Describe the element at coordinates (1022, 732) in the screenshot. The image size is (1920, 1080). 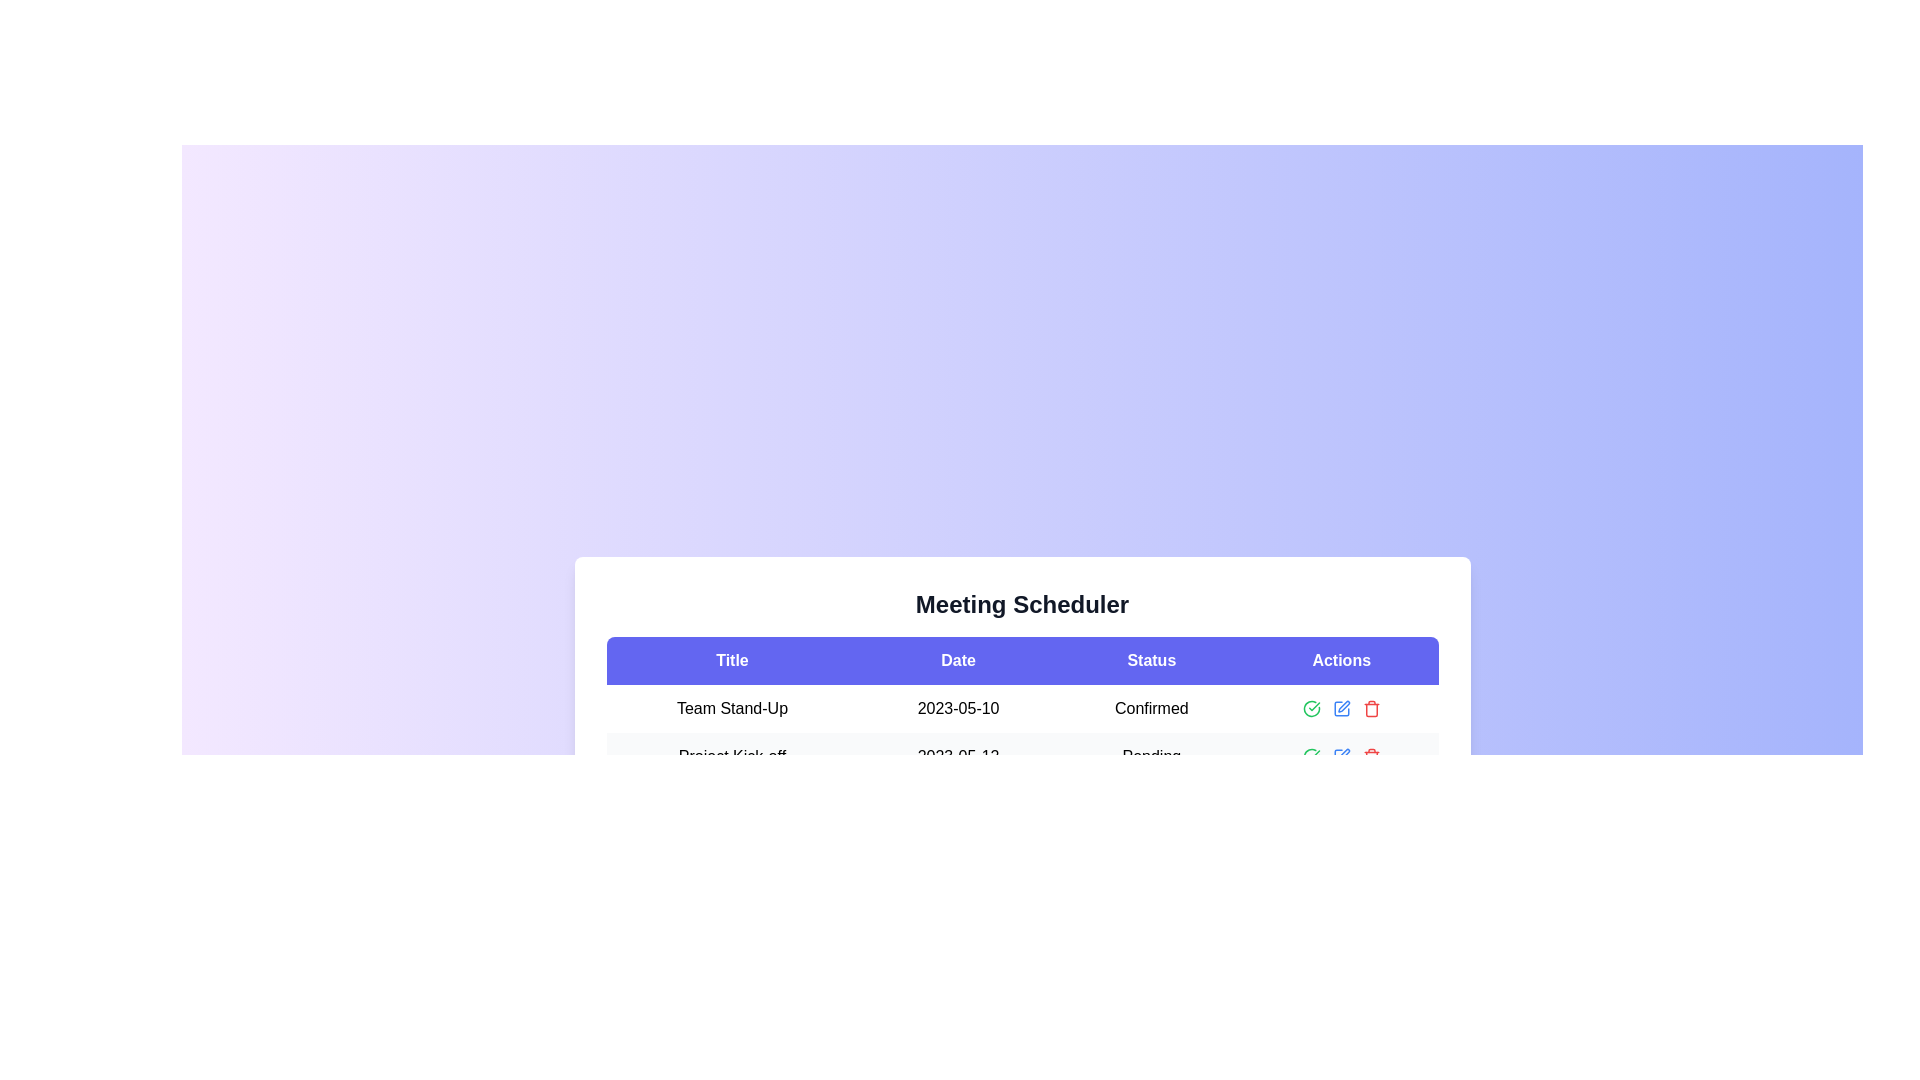
I see `the first data row in the table that displays details for the meeting titled 'Team Stand-Up', which includes the date '2023-05-10' and status 'Confirmed'` at that location.